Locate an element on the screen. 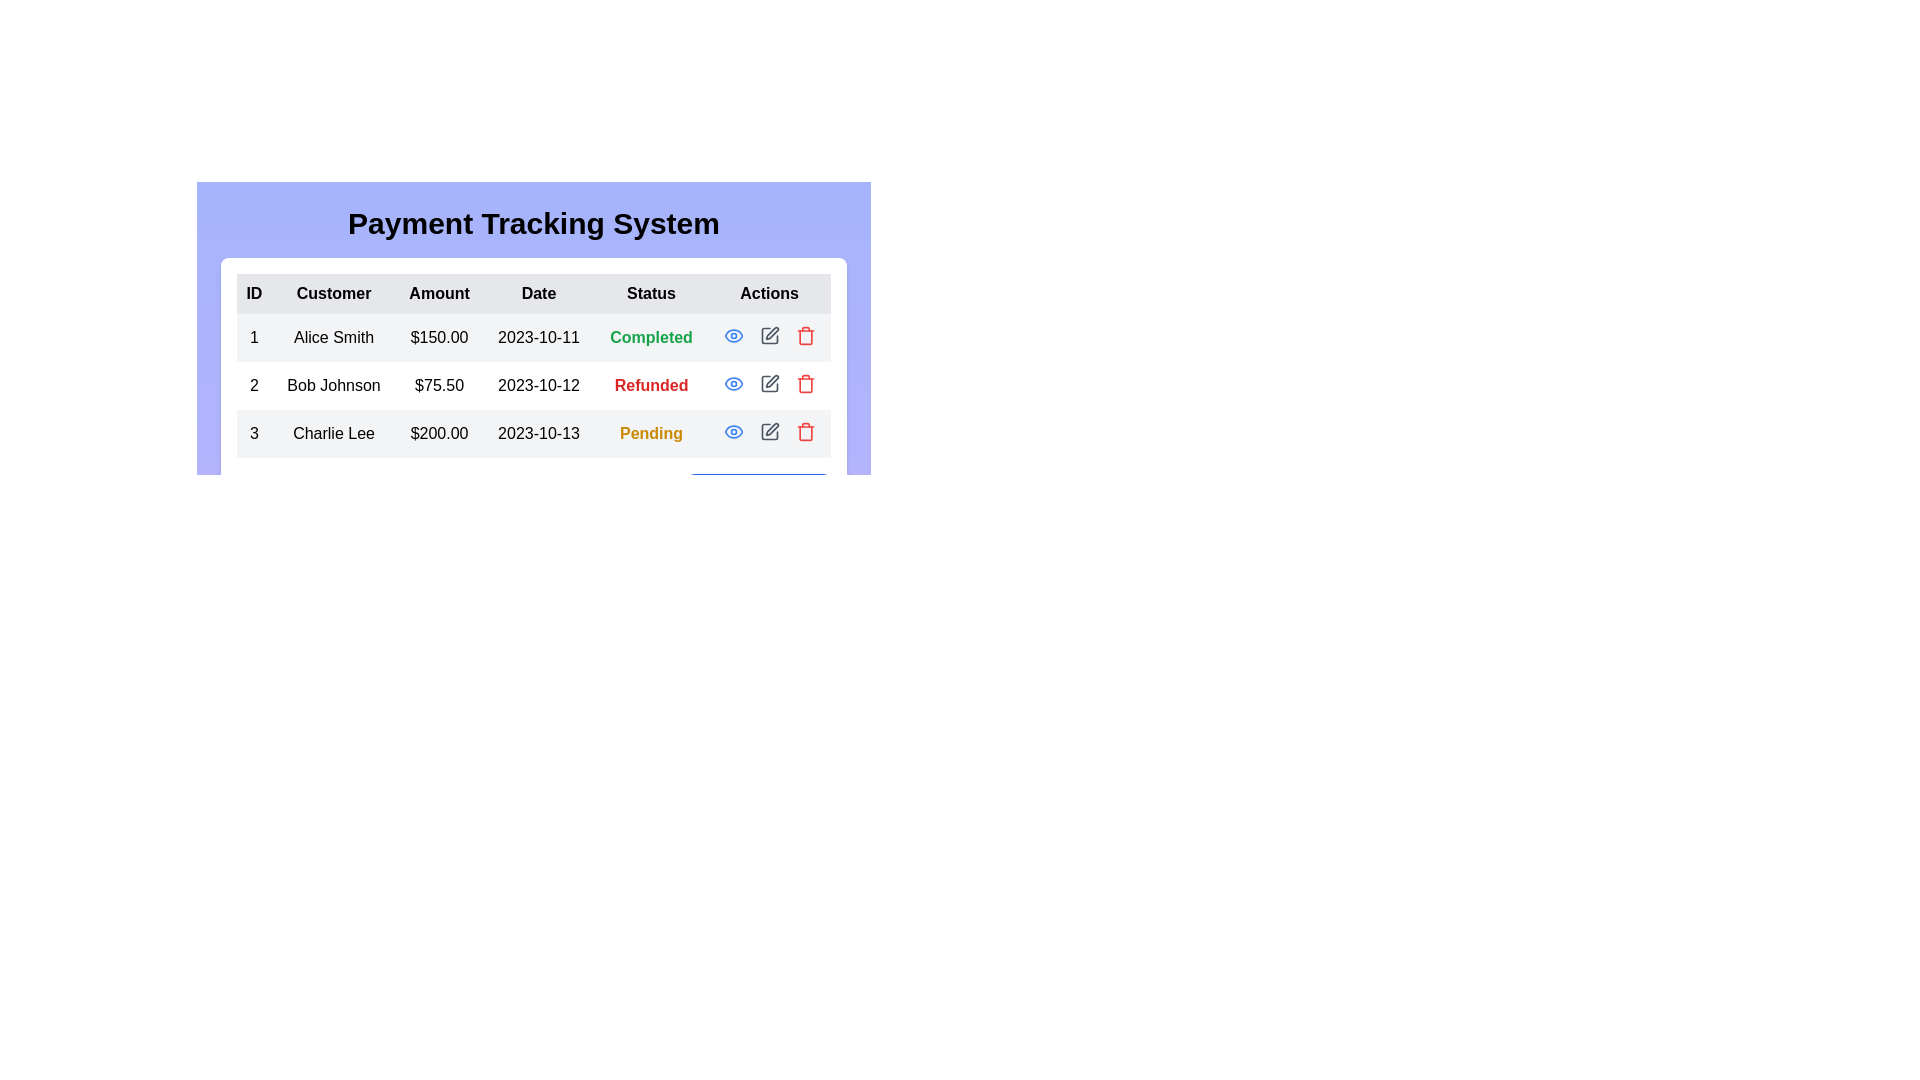 This screenshot has height=1080, width=1920. the text label displaying 'Alice Smith' in the 'Customer' column of the first row of the table is located at coordinates (334, 337).